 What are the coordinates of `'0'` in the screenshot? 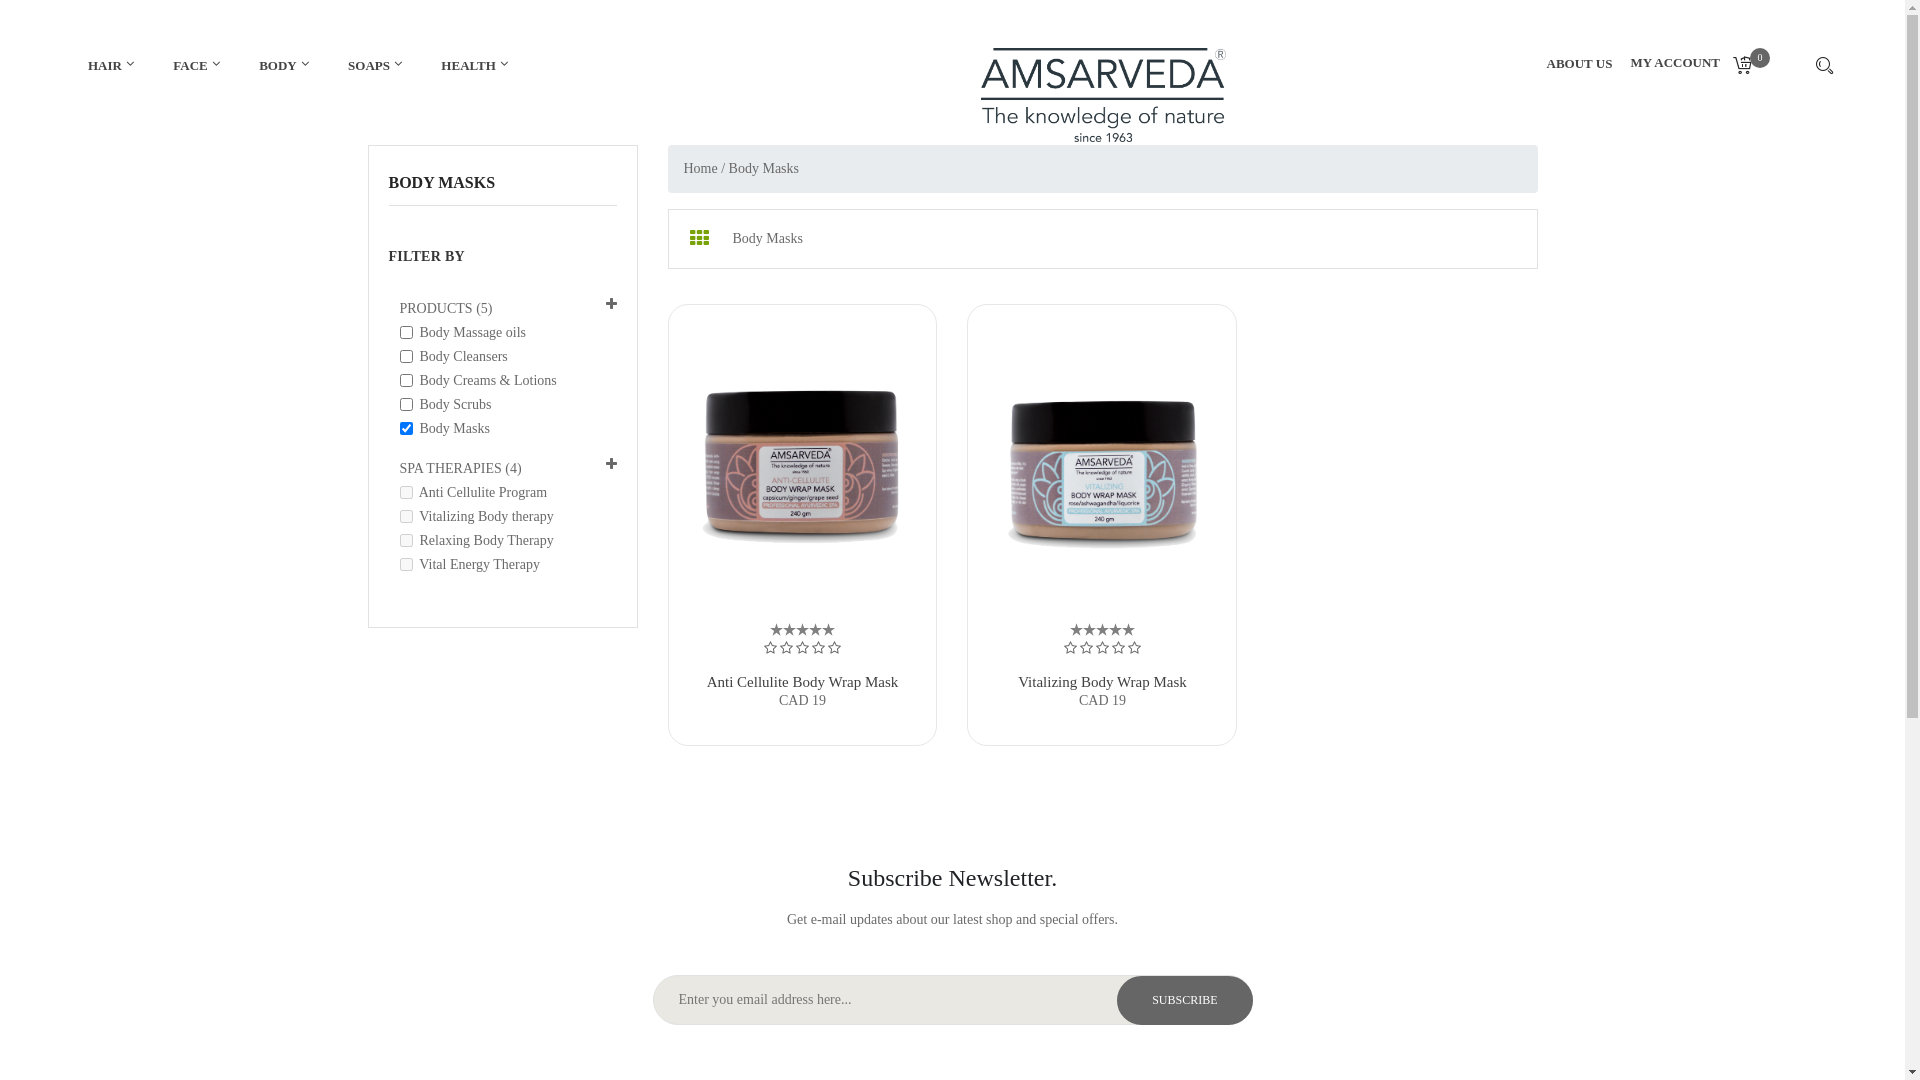 It's located at (1749, 66).